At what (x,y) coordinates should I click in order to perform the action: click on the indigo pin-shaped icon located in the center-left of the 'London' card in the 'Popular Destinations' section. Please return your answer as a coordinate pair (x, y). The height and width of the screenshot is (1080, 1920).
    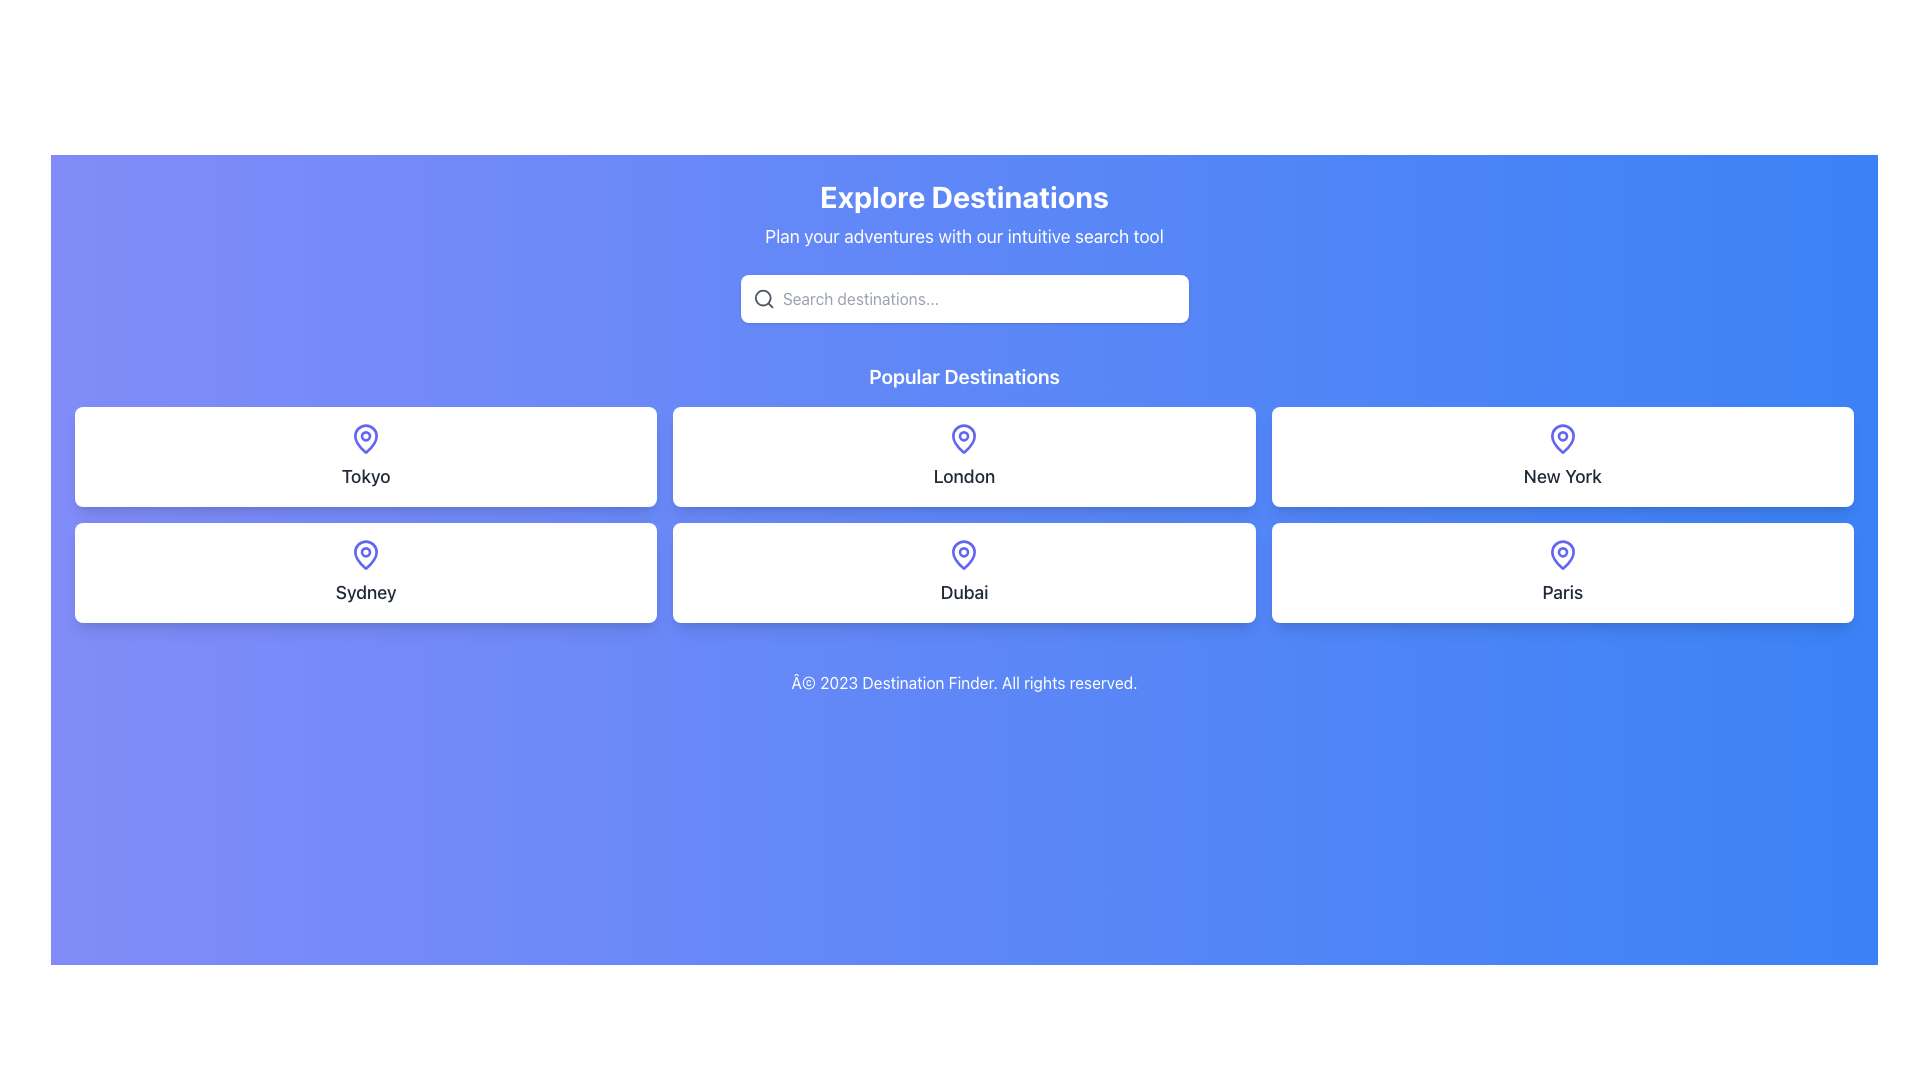
    Looking at the image, I should click on (964, 438).